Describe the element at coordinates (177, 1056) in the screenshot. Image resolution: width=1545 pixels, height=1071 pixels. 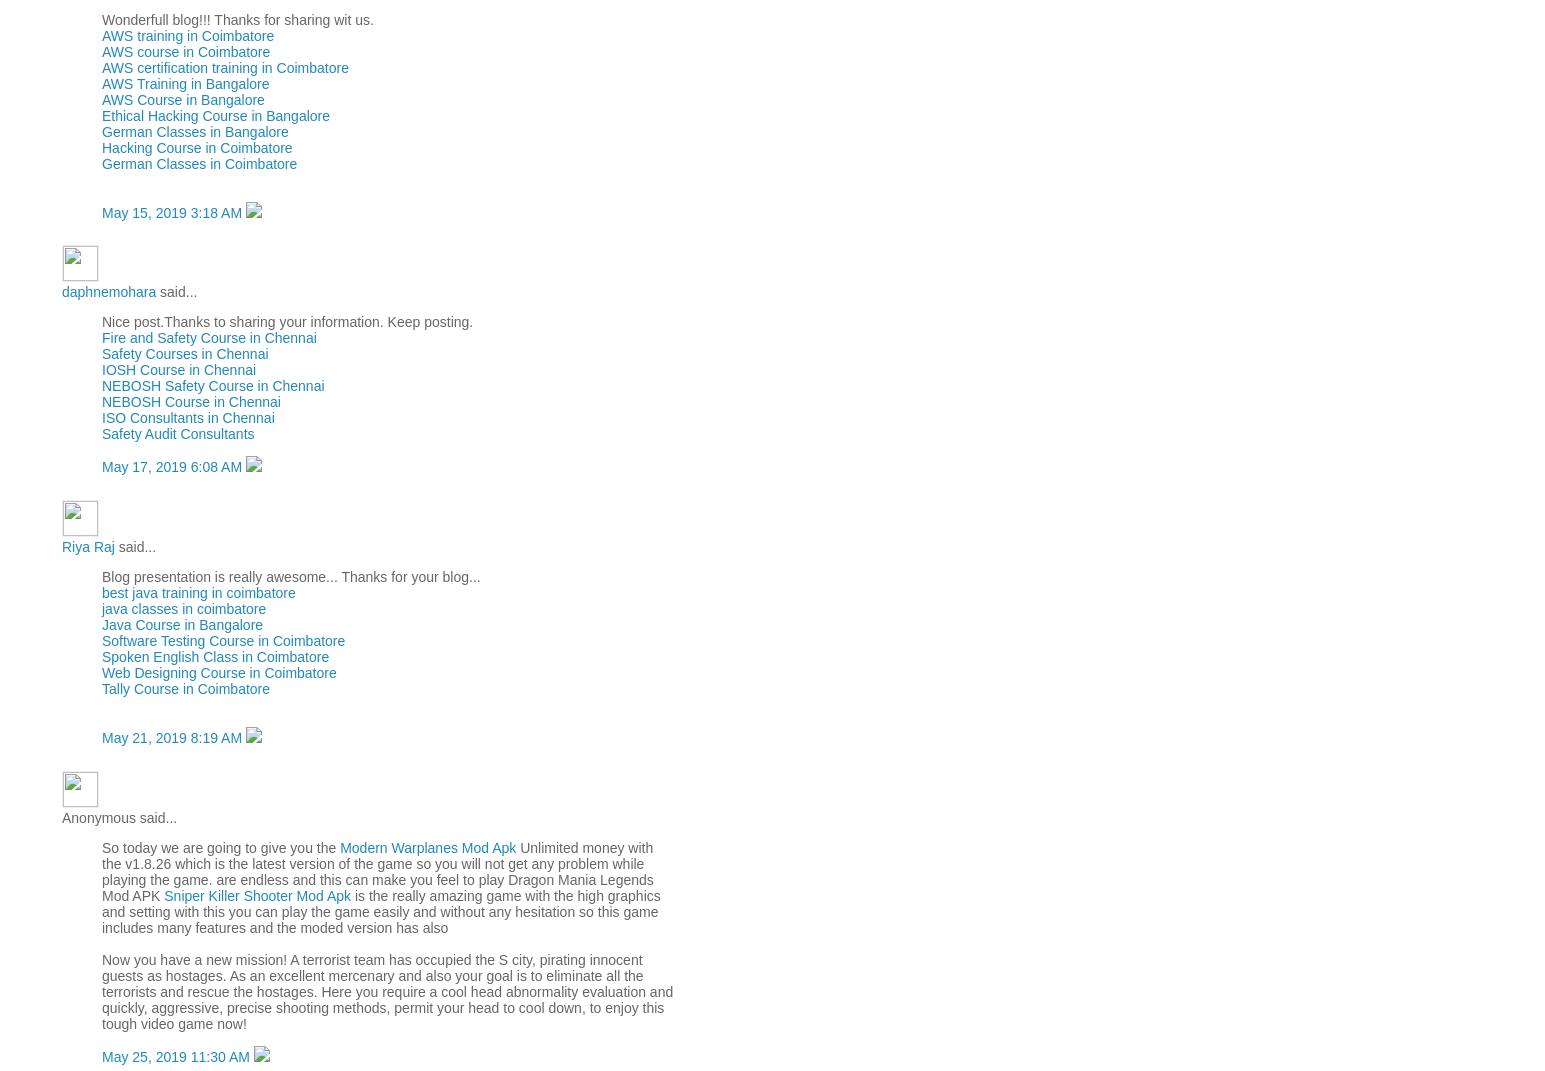
I see `'May 25, 2019 11:30 AM'` at that location.